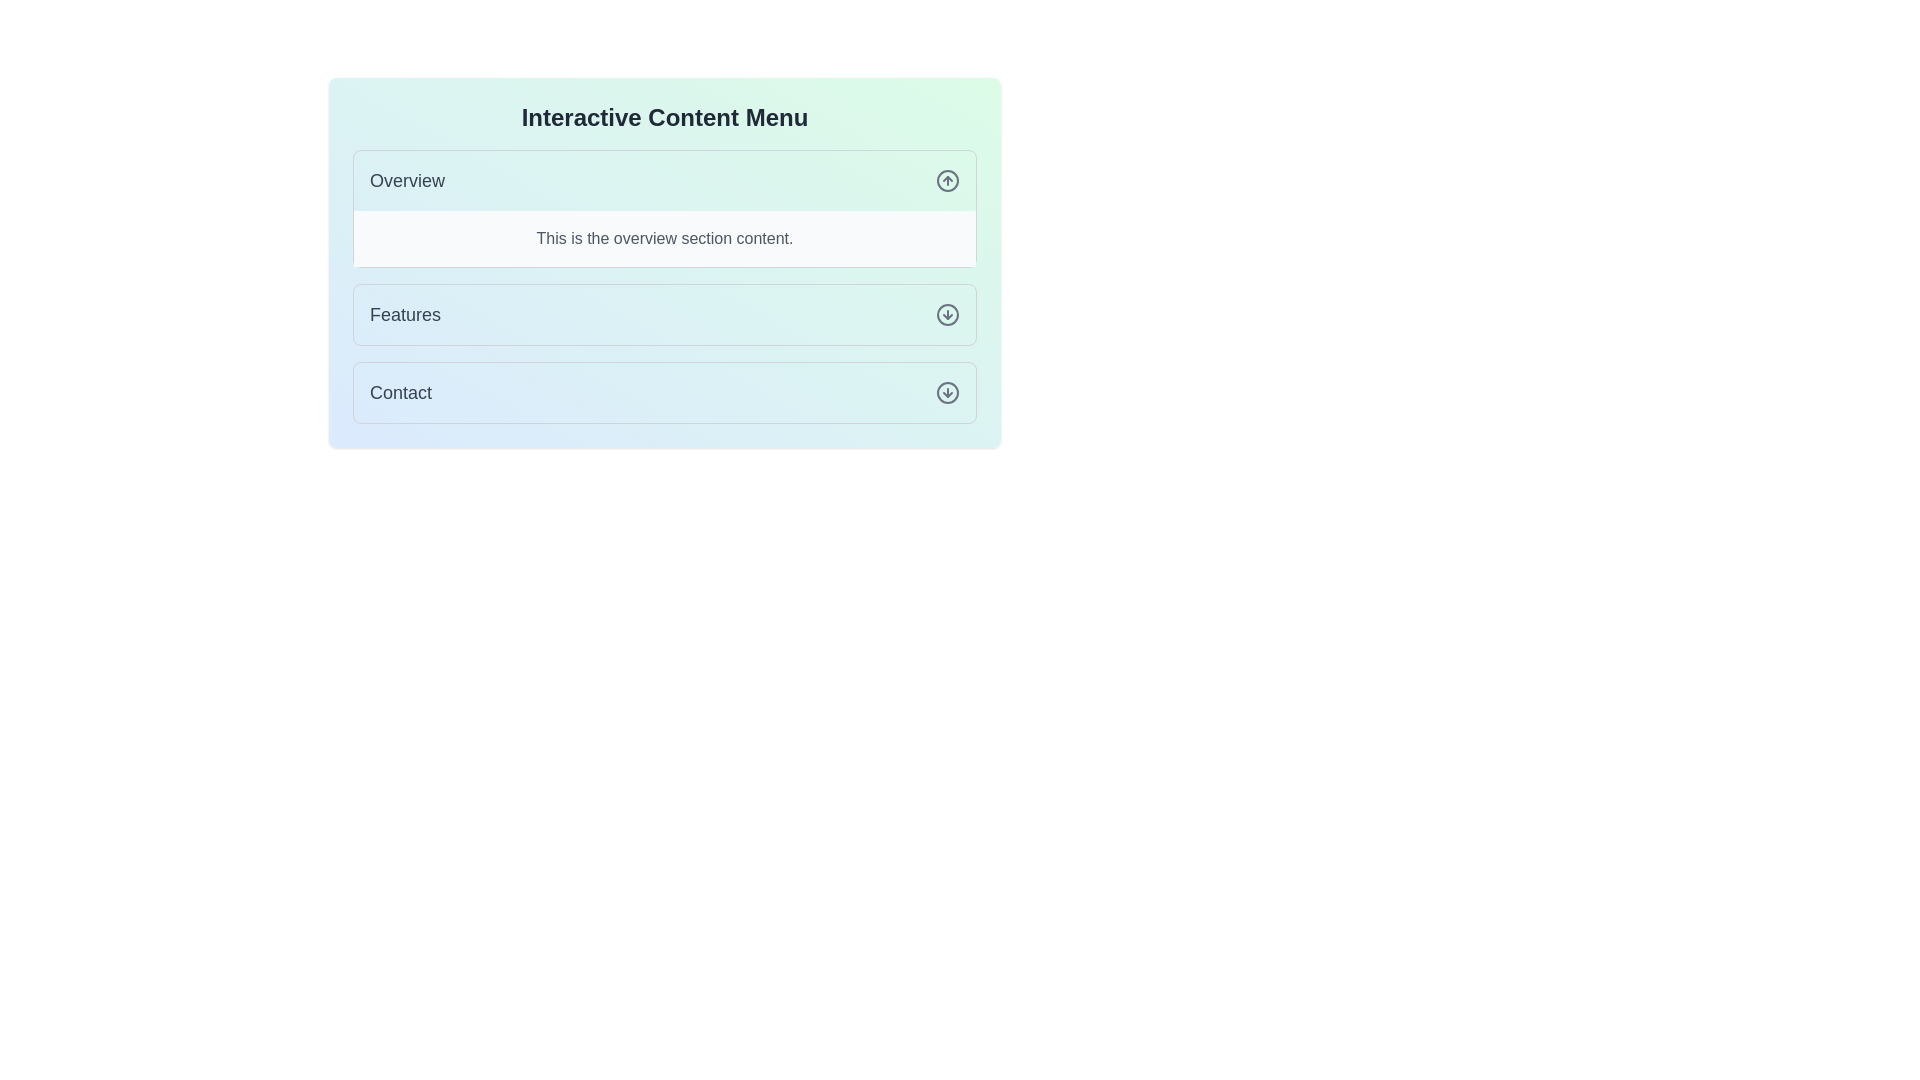 The image size is (1920, 1080). I want to click on the 'Overview' expandable section, so click(665, 208).